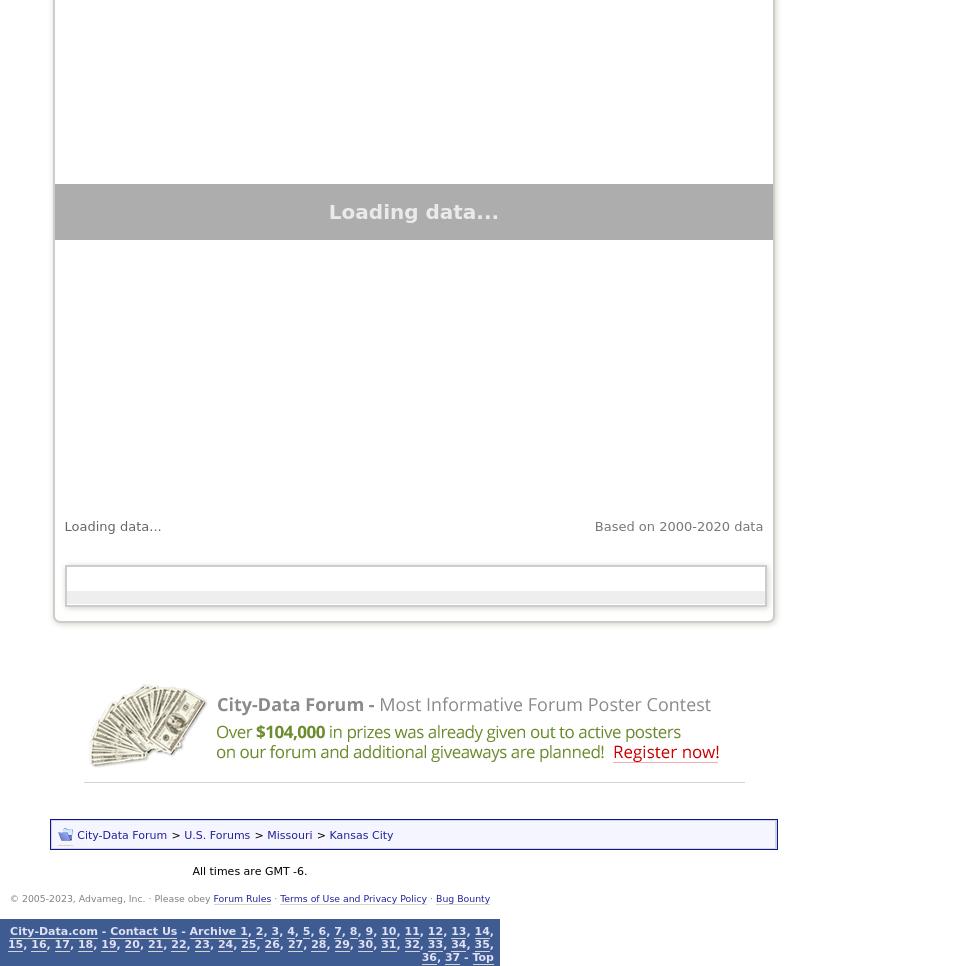  What do you see at coordinates (247, 943) in the screenshot?
I see `'25'` at bounding box center [247, 943].